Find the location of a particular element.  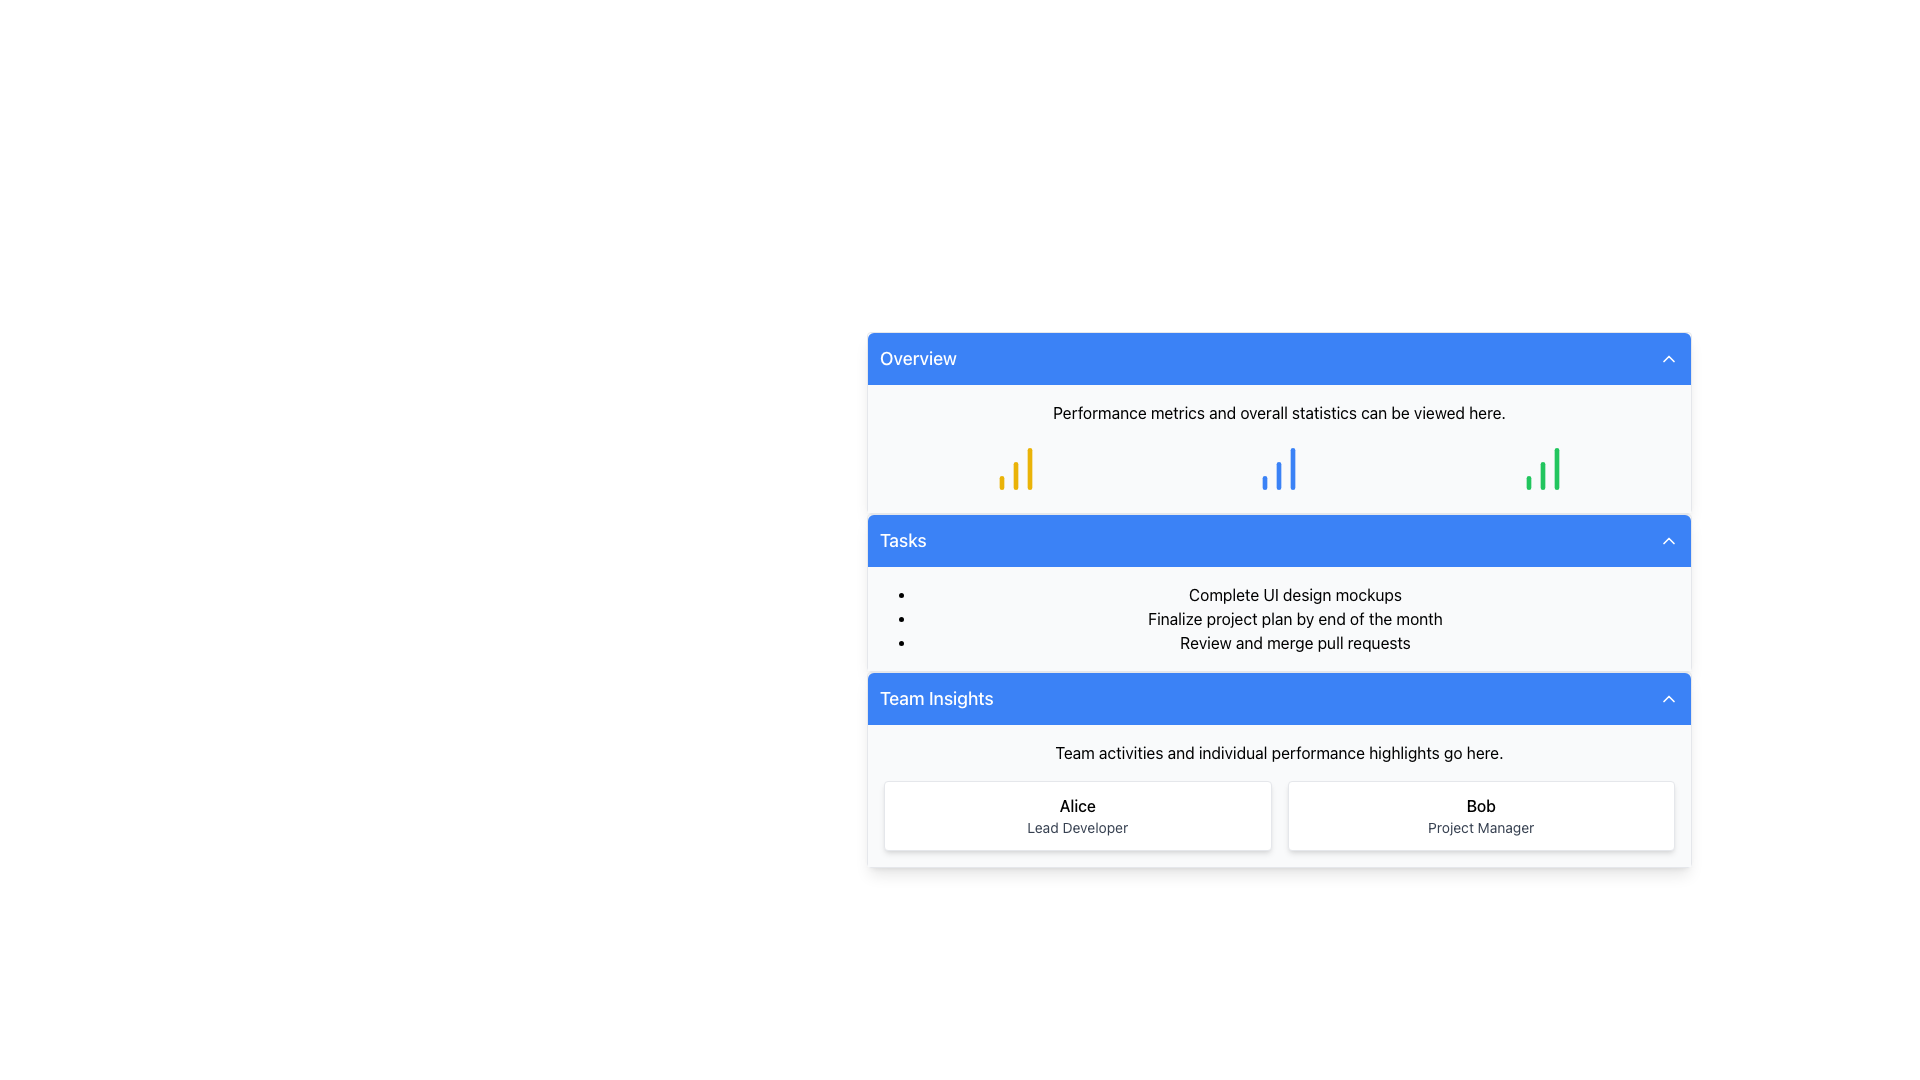

the text item 'Review and merge pull requests' located within the bulleted list in the blue panel under the 'Tasks' heading is located at coordinates (1295, 643).